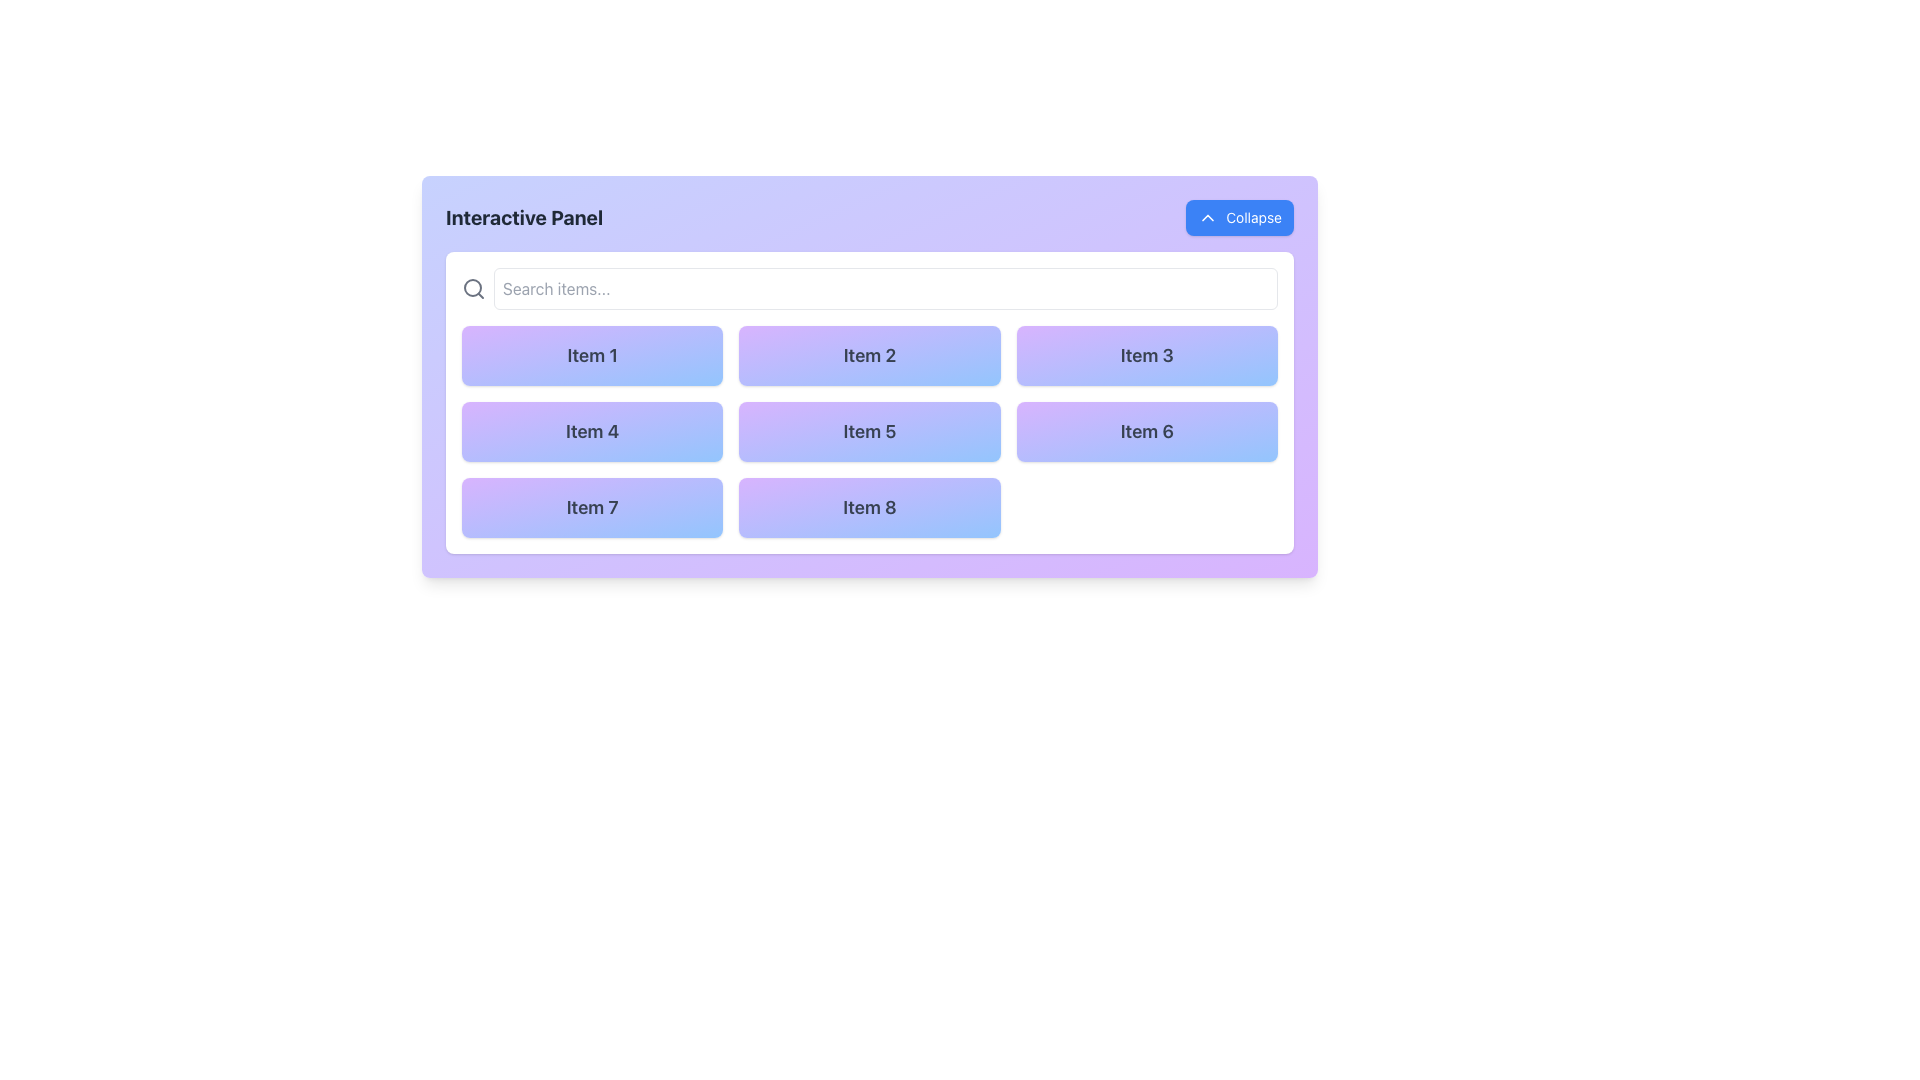 This screenshot has height=1080, width=1920. I want to click on the panel with a white background and rounded corners, which contains a grid of buttons labeled from 'Item 1' to 'Item 8', so click(869, 402).